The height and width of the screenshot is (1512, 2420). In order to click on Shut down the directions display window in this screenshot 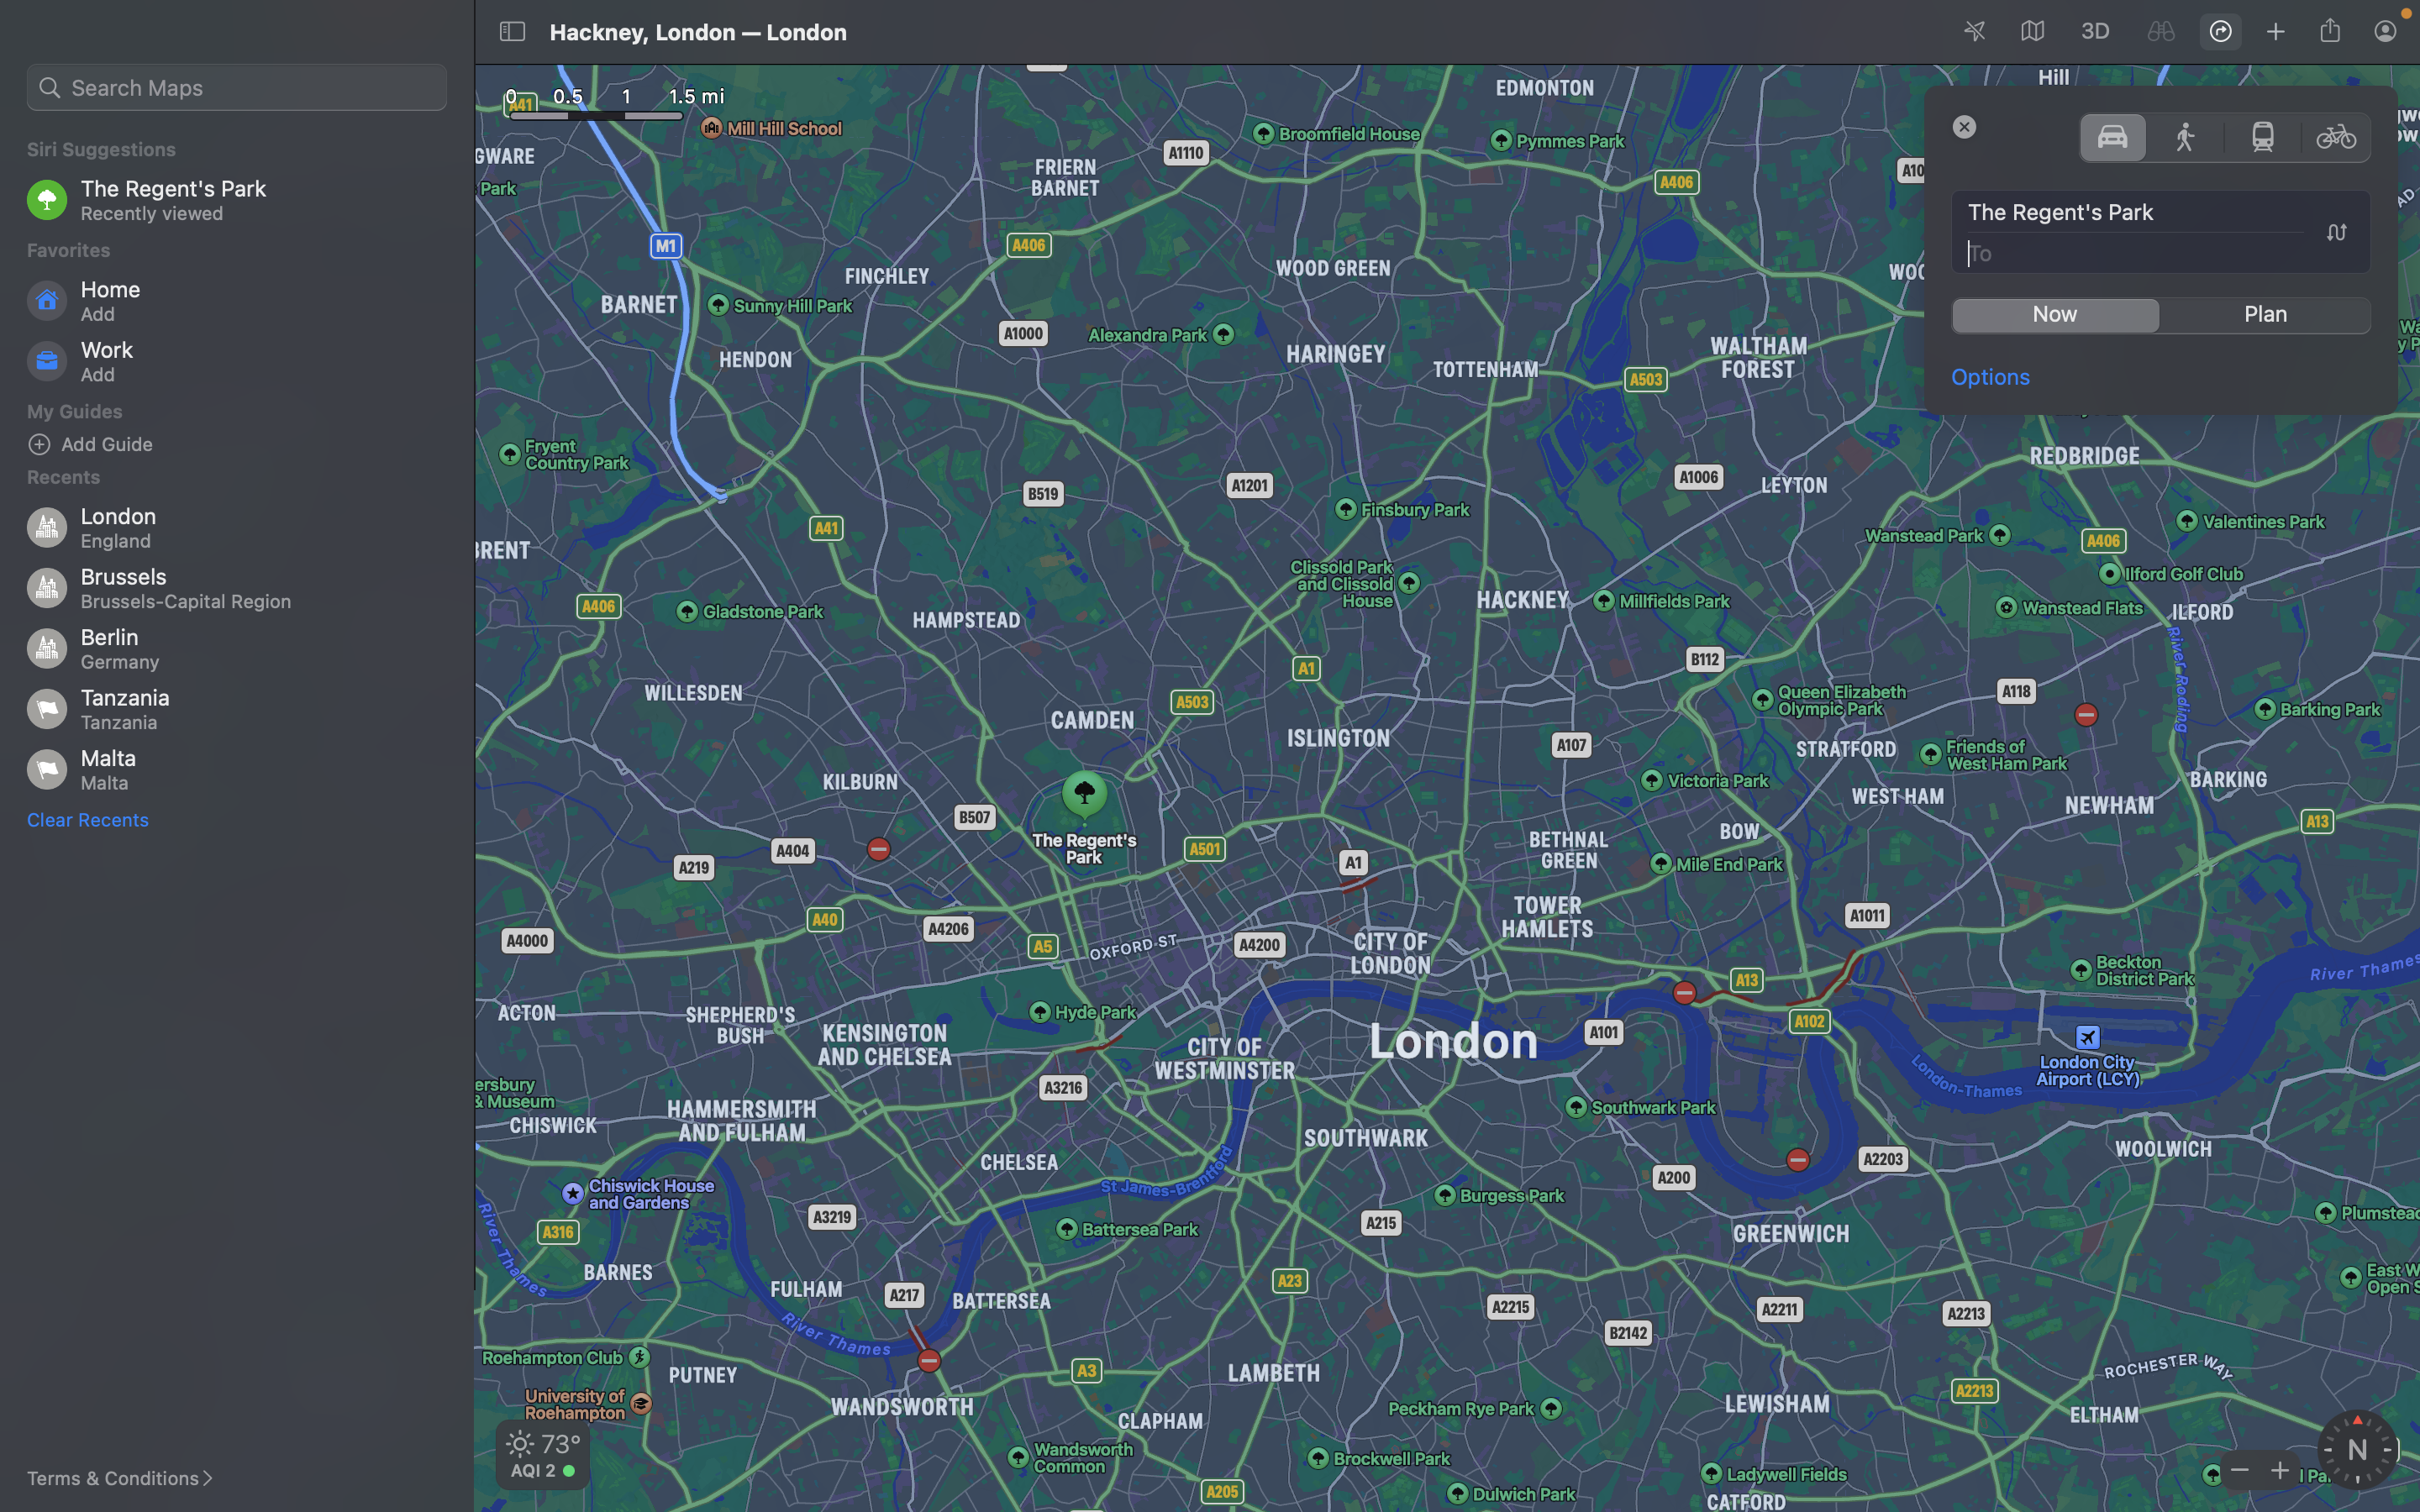, I will do `click(1965, 125)`.